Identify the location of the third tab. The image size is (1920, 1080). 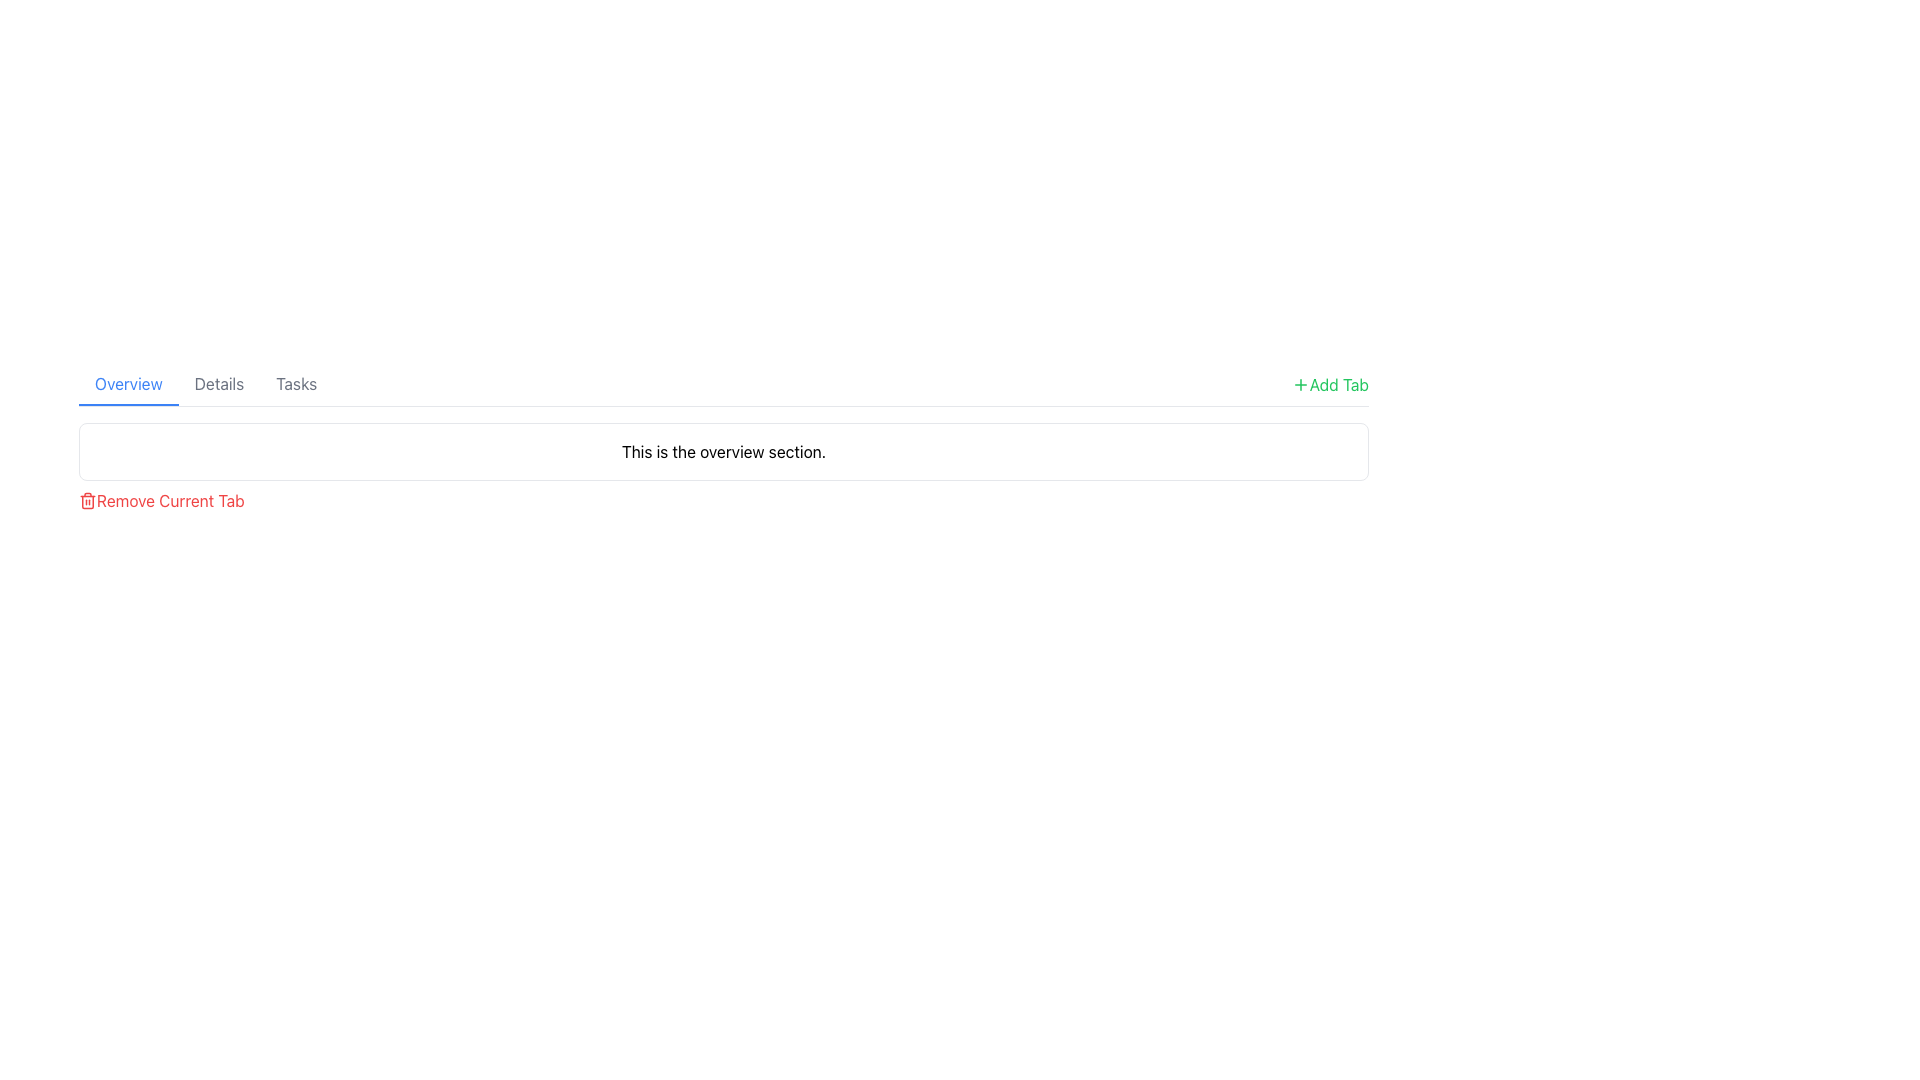
(295, 385).